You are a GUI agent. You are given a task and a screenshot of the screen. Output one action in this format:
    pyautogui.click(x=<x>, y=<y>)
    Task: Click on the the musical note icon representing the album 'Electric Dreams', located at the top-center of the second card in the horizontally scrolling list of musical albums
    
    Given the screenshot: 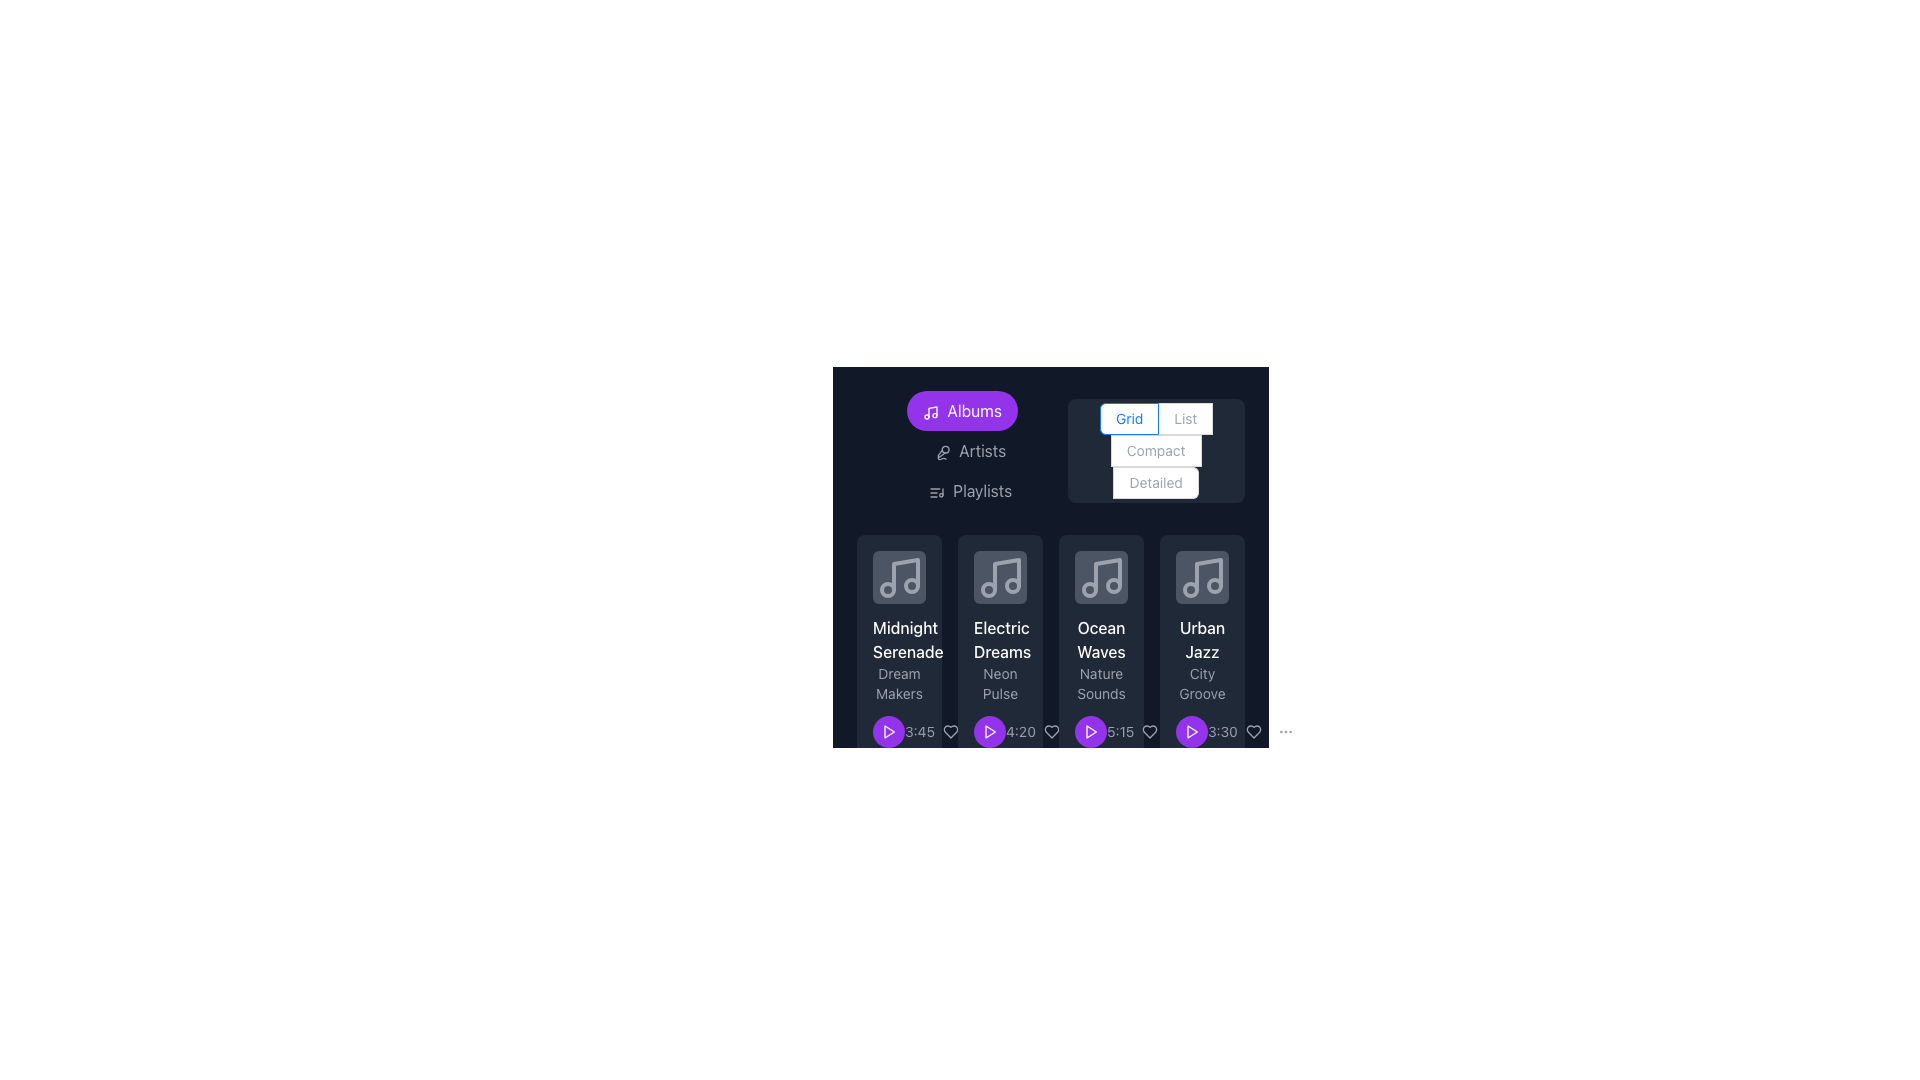 What is the action you would take?
    pyautogui.click(x=1006, y=574)
    